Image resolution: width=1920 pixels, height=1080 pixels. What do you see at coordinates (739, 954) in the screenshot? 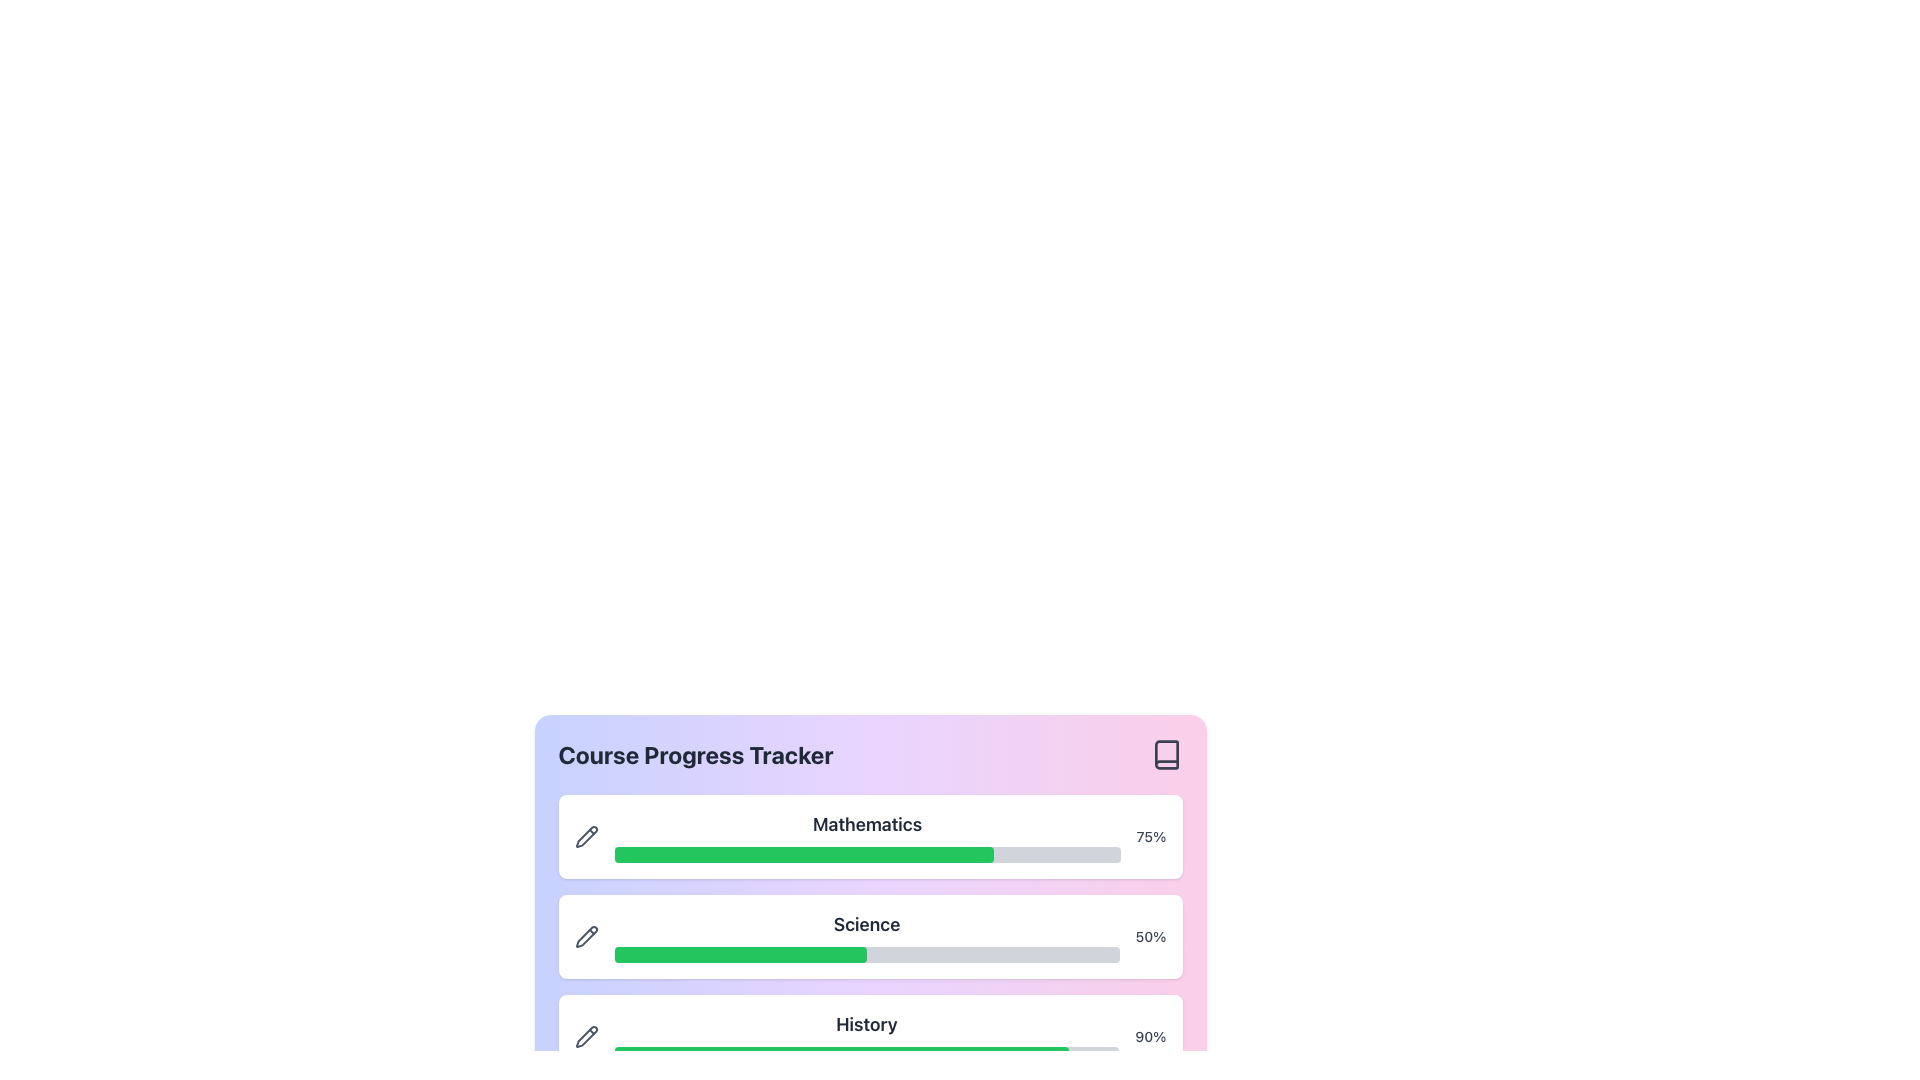
I see `the horizontal green progress indicator located below the 'Science' label in the Course Progress Tracker interface` at bounding box center [739, 954].